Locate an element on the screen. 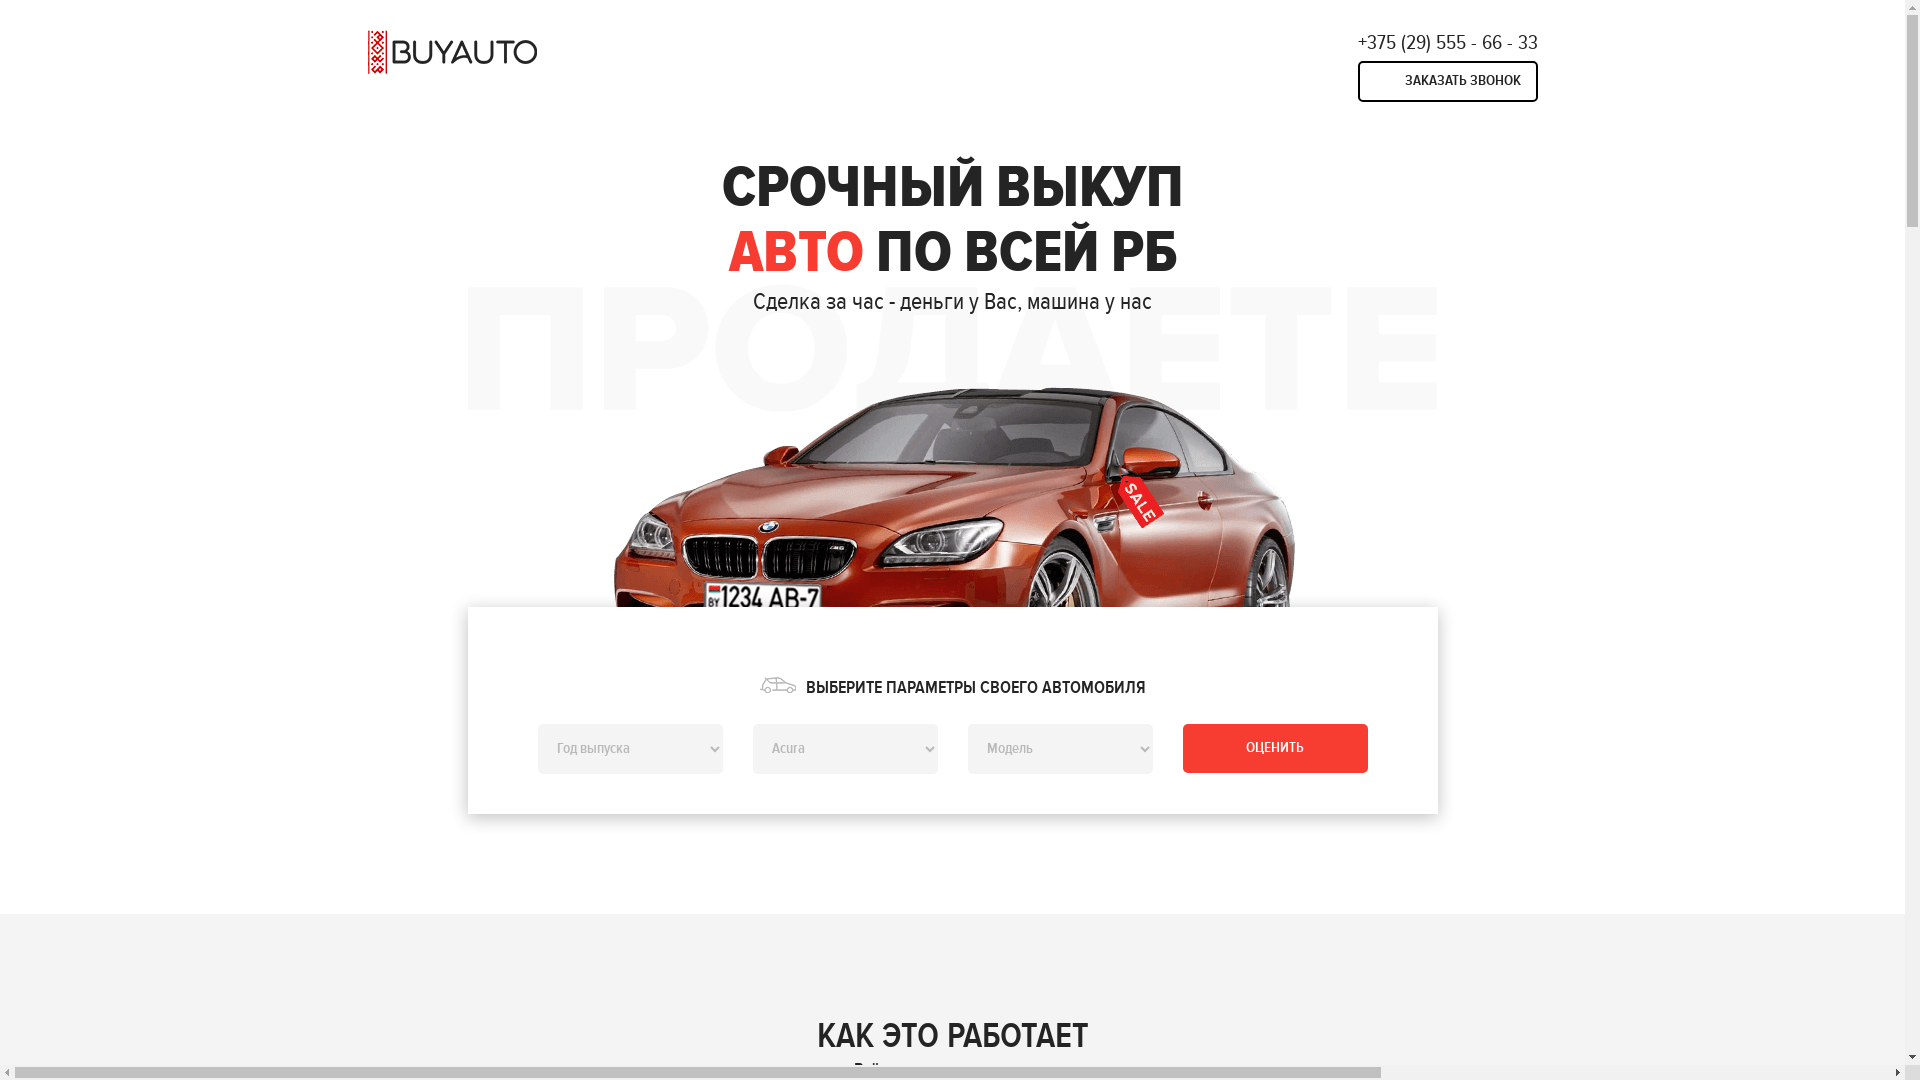 The width and height of the screenshot is (1920, 1080). '+375 (29) 555 - 66 - 33' is located at coordinates (1448, 42).